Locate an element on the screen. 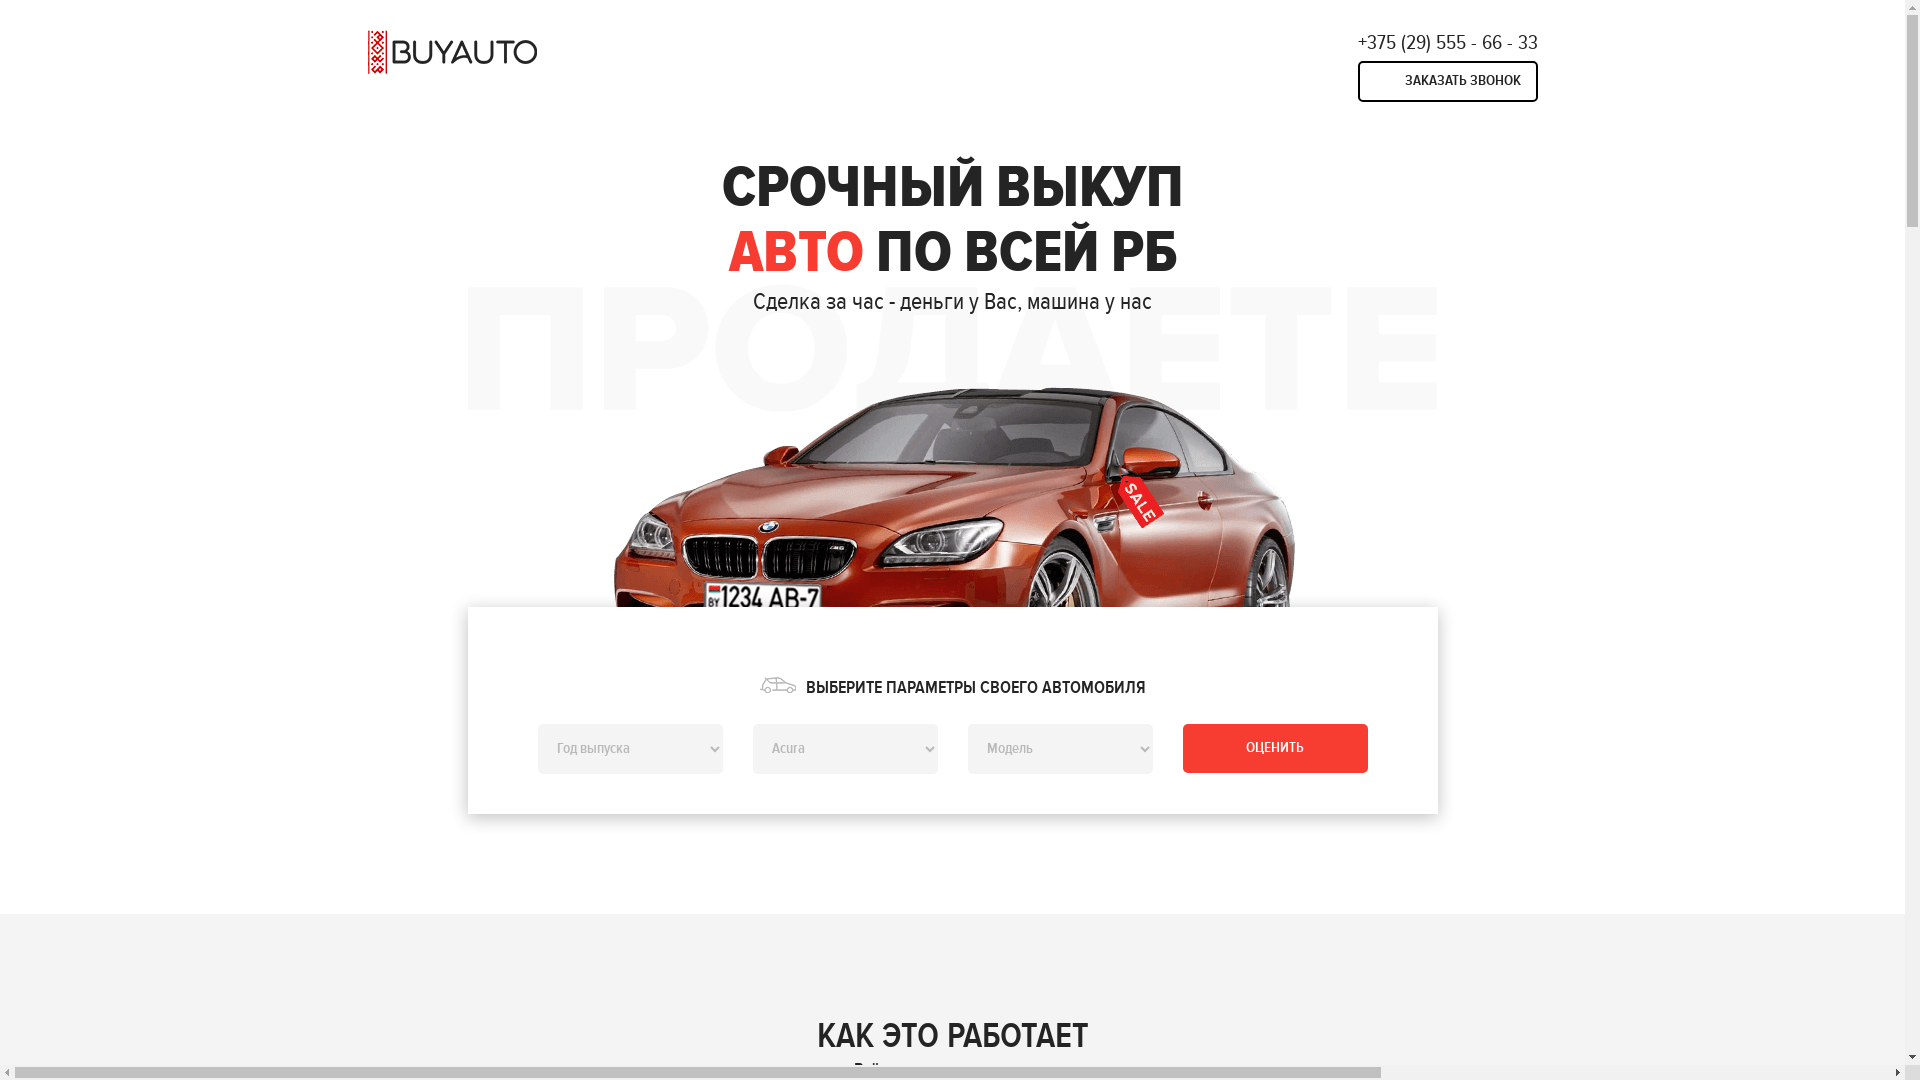 The width and height of the screenshot is (1920, 1080). '+375 (29) 555 - 66 - 33' is located at coordinates (1448, 42).